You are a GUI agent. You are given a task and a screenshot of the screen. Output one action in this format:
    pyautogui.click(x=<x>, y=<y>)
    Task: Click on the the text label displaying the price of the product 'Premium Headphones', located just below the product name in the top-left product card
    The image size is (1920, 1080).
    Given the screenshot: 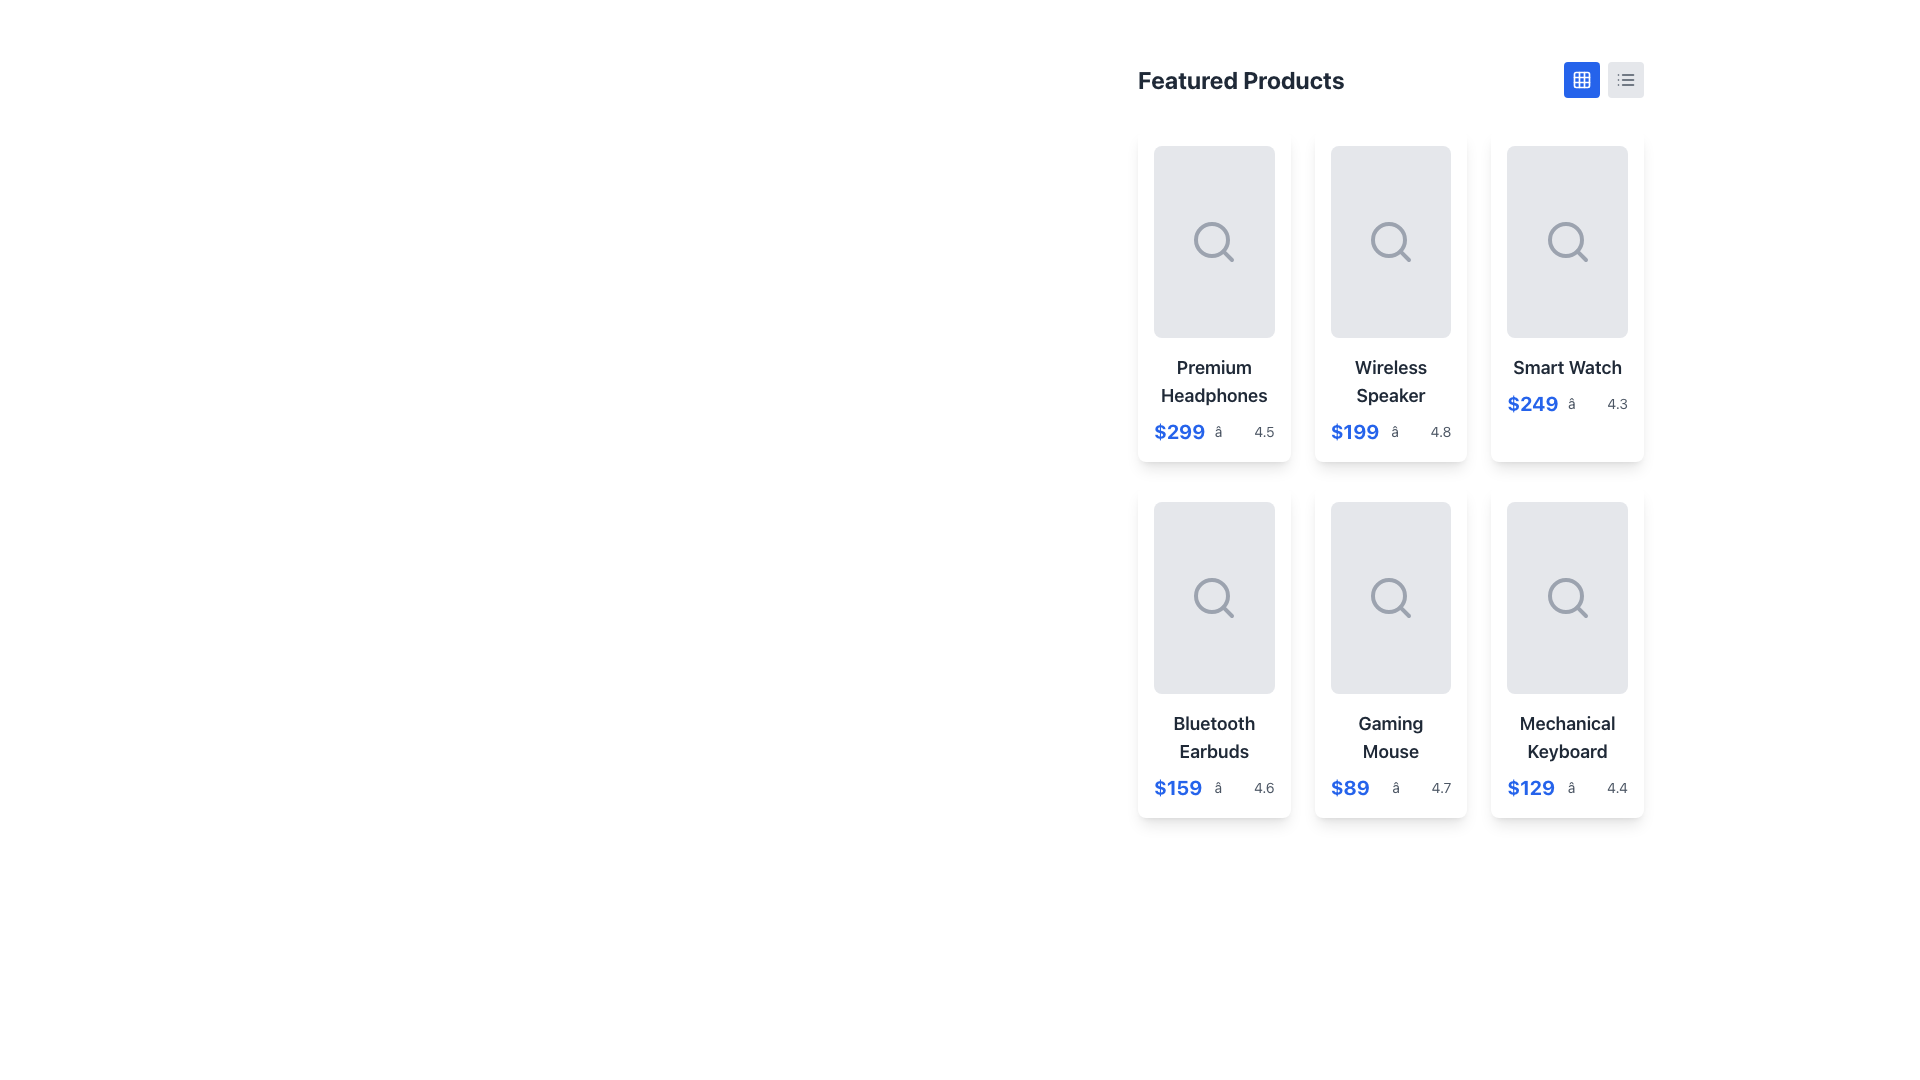 What is the action you would take?
    pyautogui.click(x=1179, y=431)
    